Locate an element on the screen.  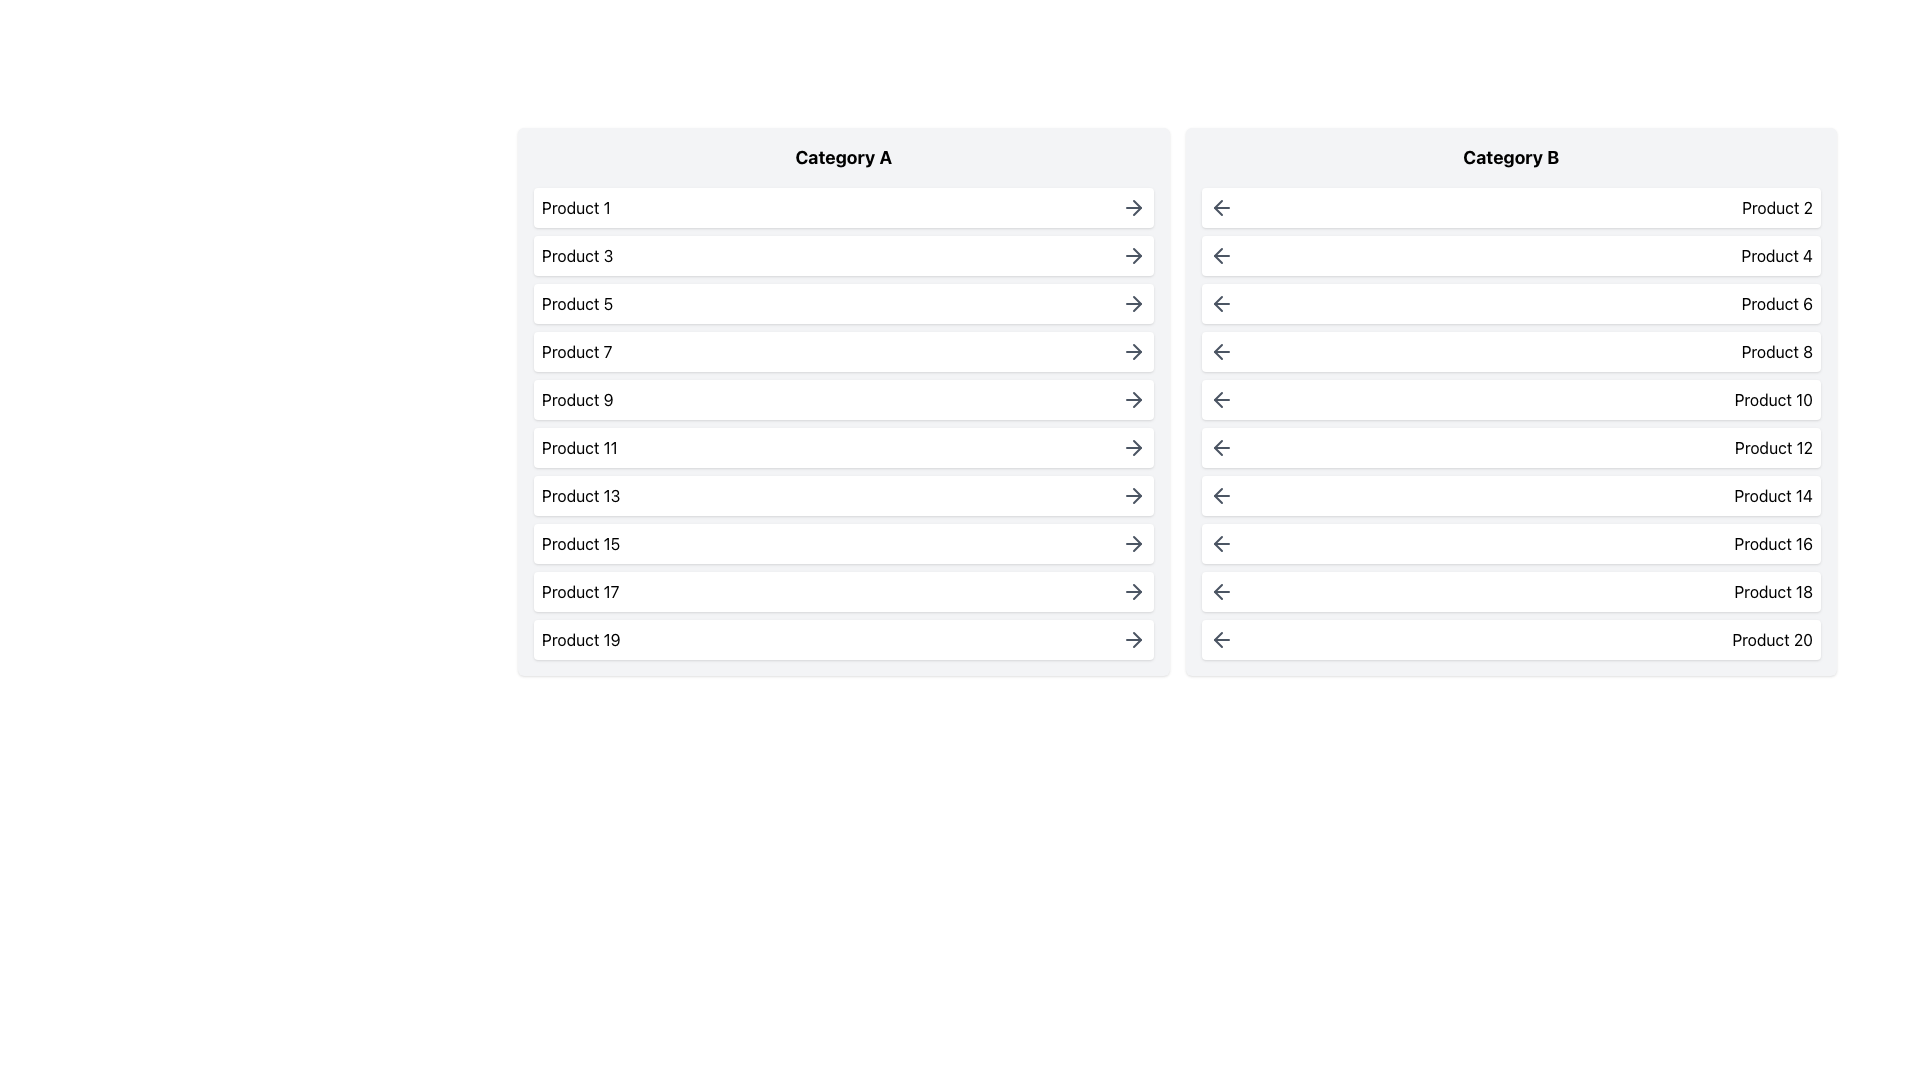
the text label reading 'Product 2' located at the top of the right-hand column in the 'Category B' section is located at coordinates (1777, 208).